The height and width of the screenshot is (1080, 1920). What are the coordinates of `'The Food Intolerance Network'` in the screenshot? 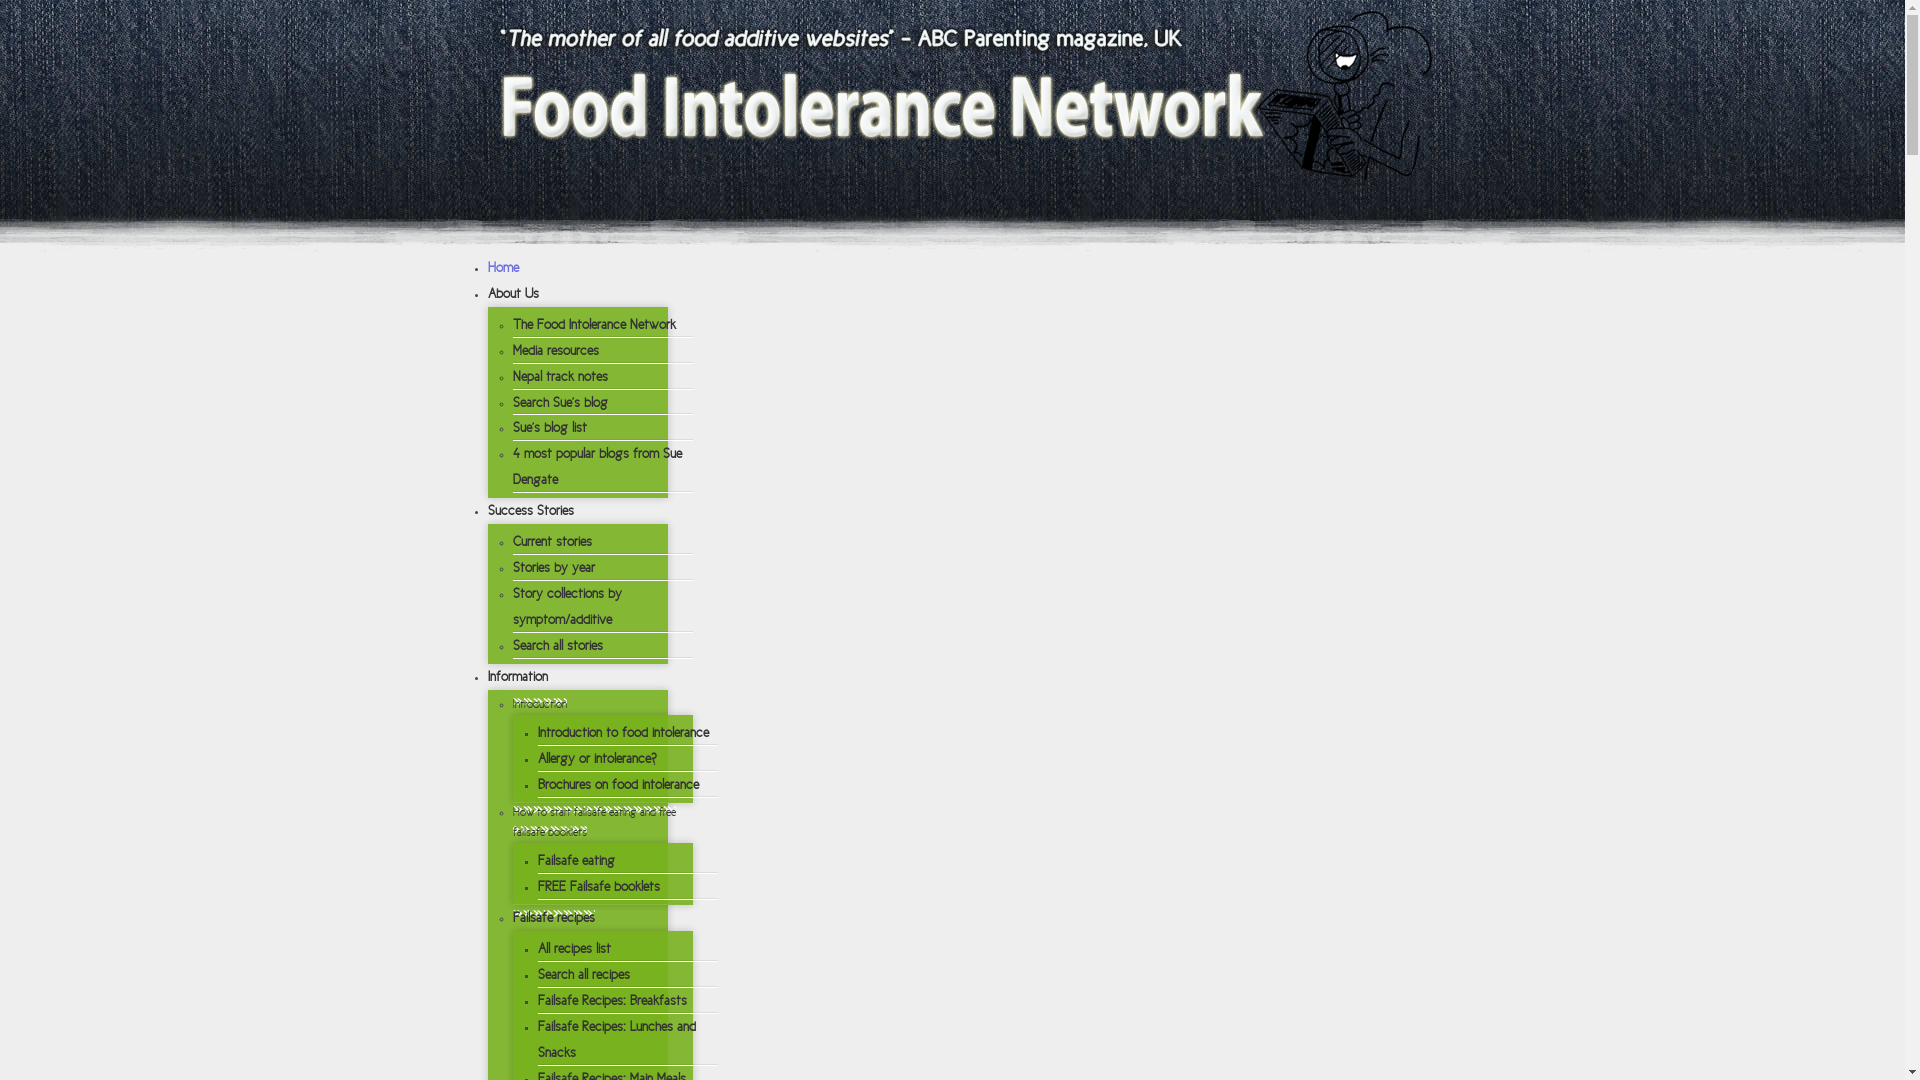 It's located at (592, 323).